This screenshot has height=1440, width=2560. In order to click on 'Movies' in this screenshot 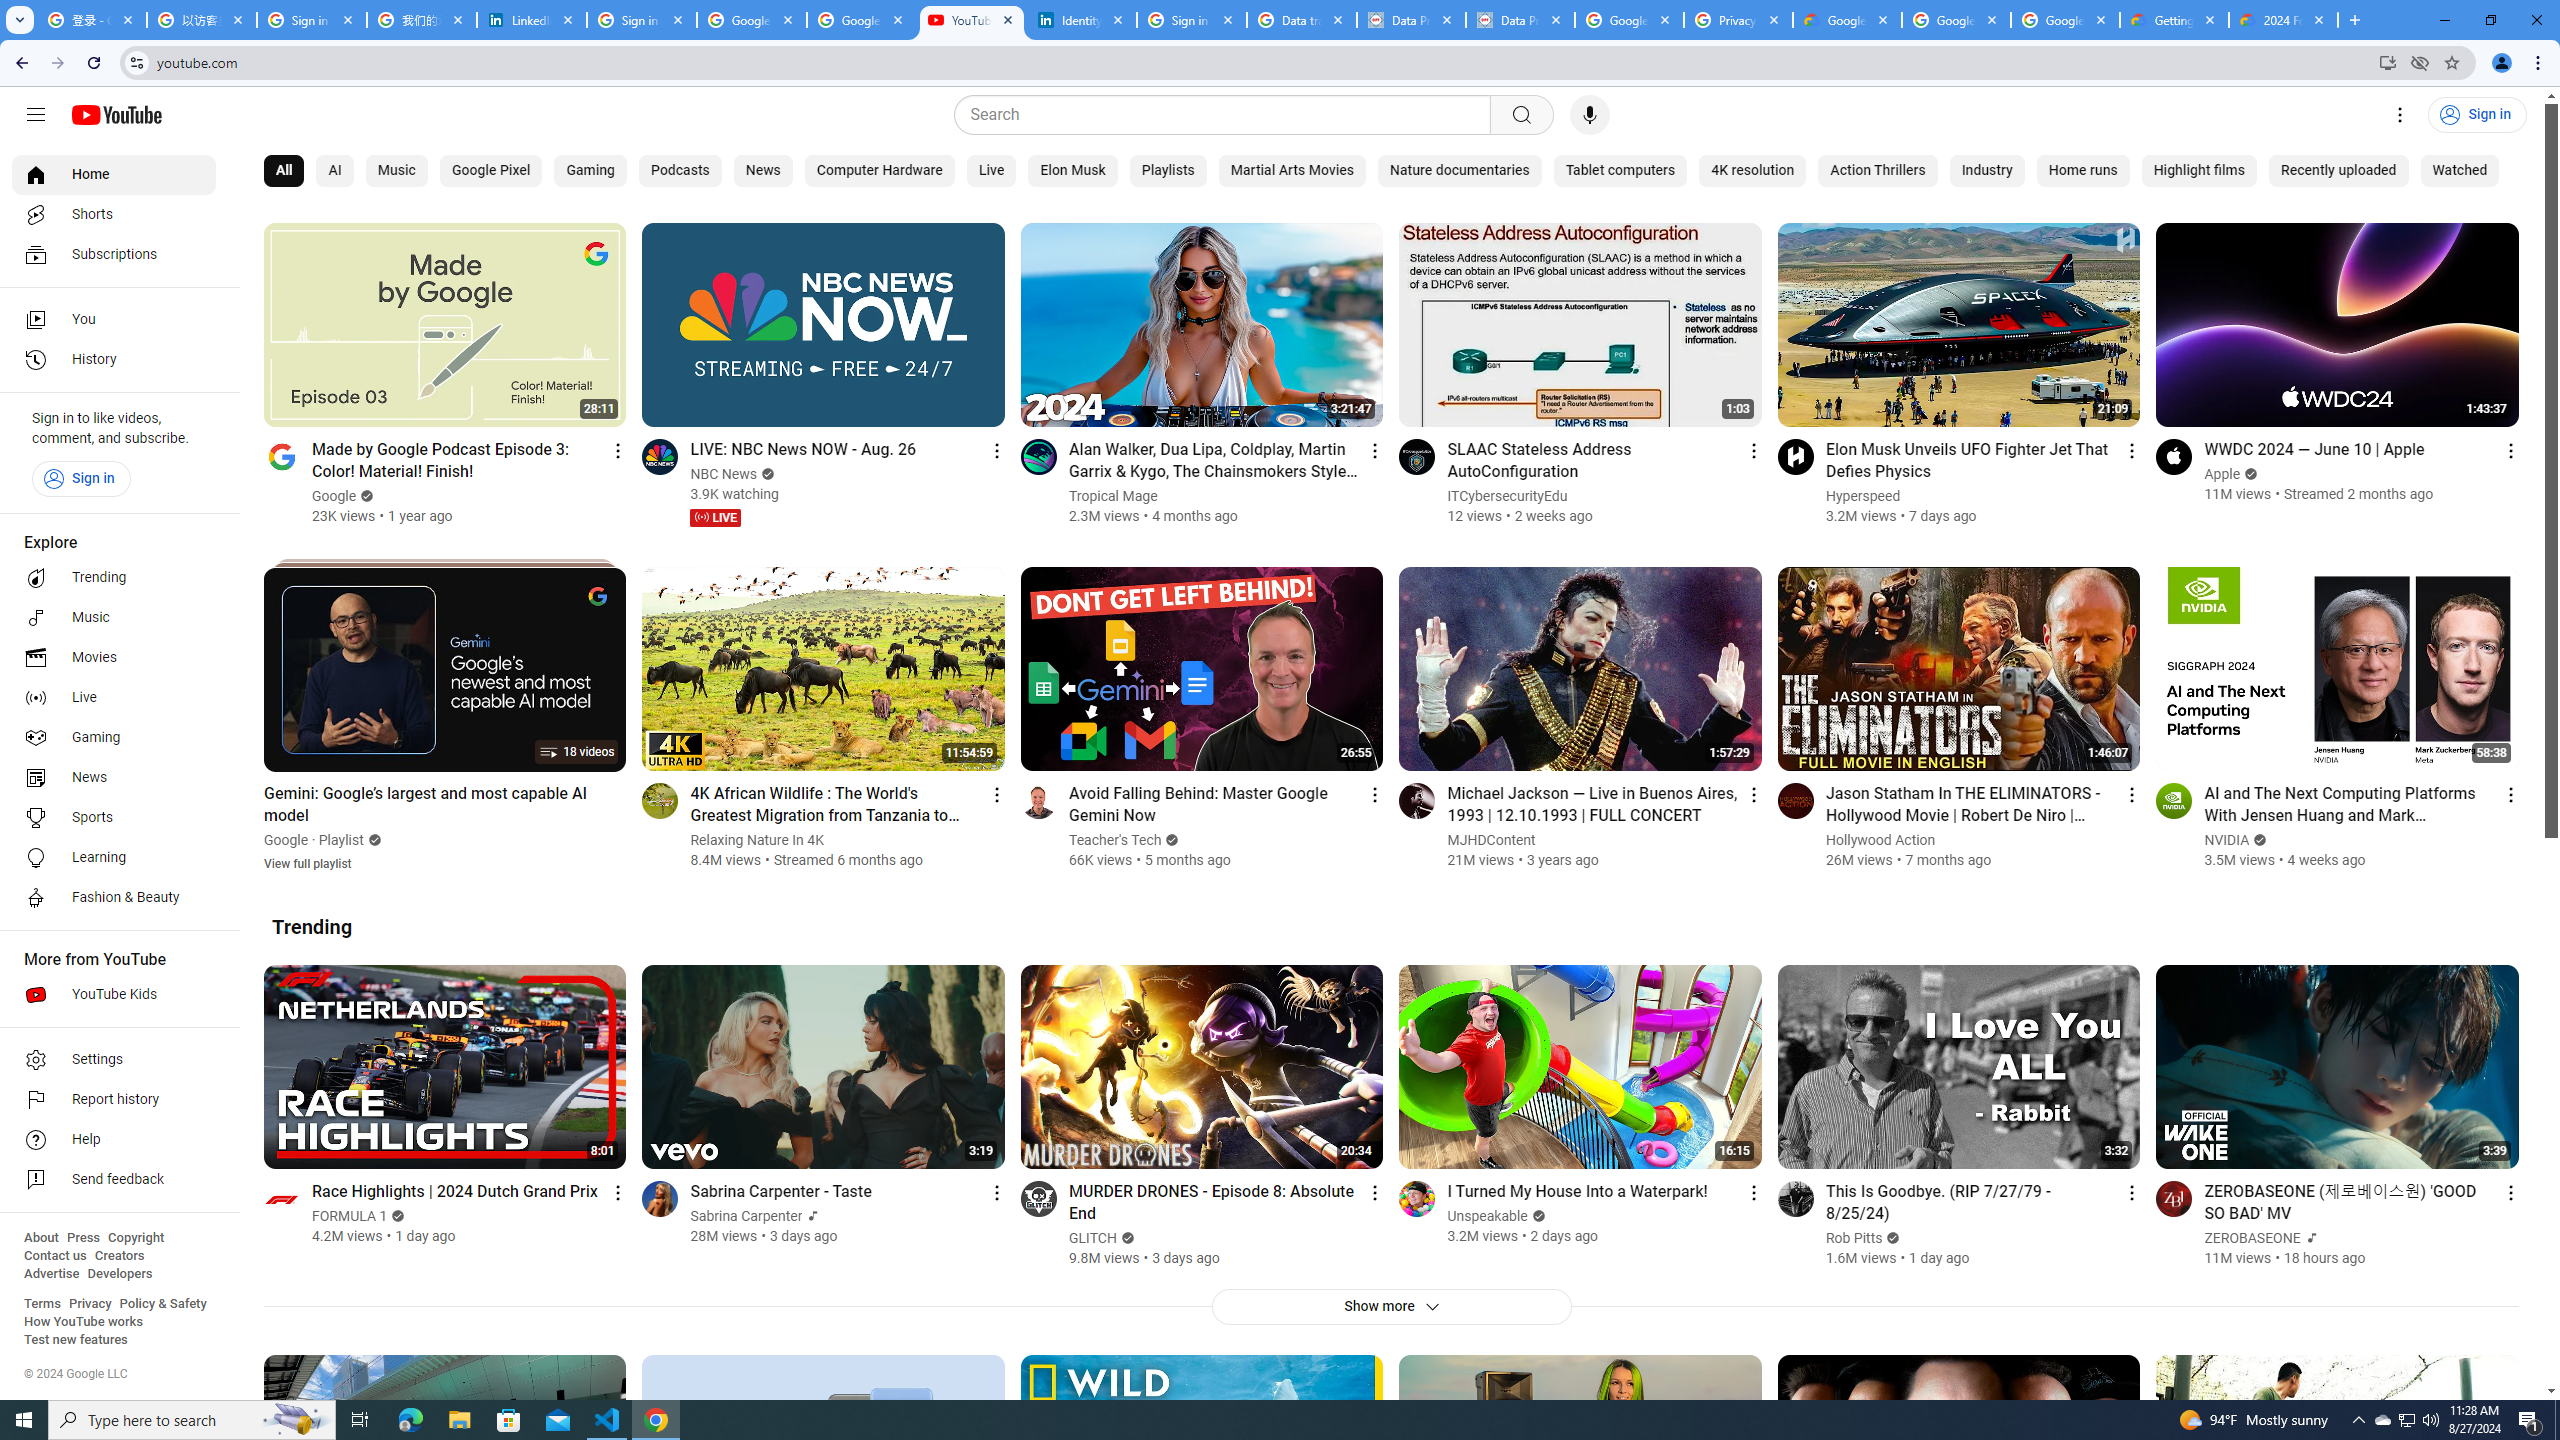, I will do `click(113, 658)`.